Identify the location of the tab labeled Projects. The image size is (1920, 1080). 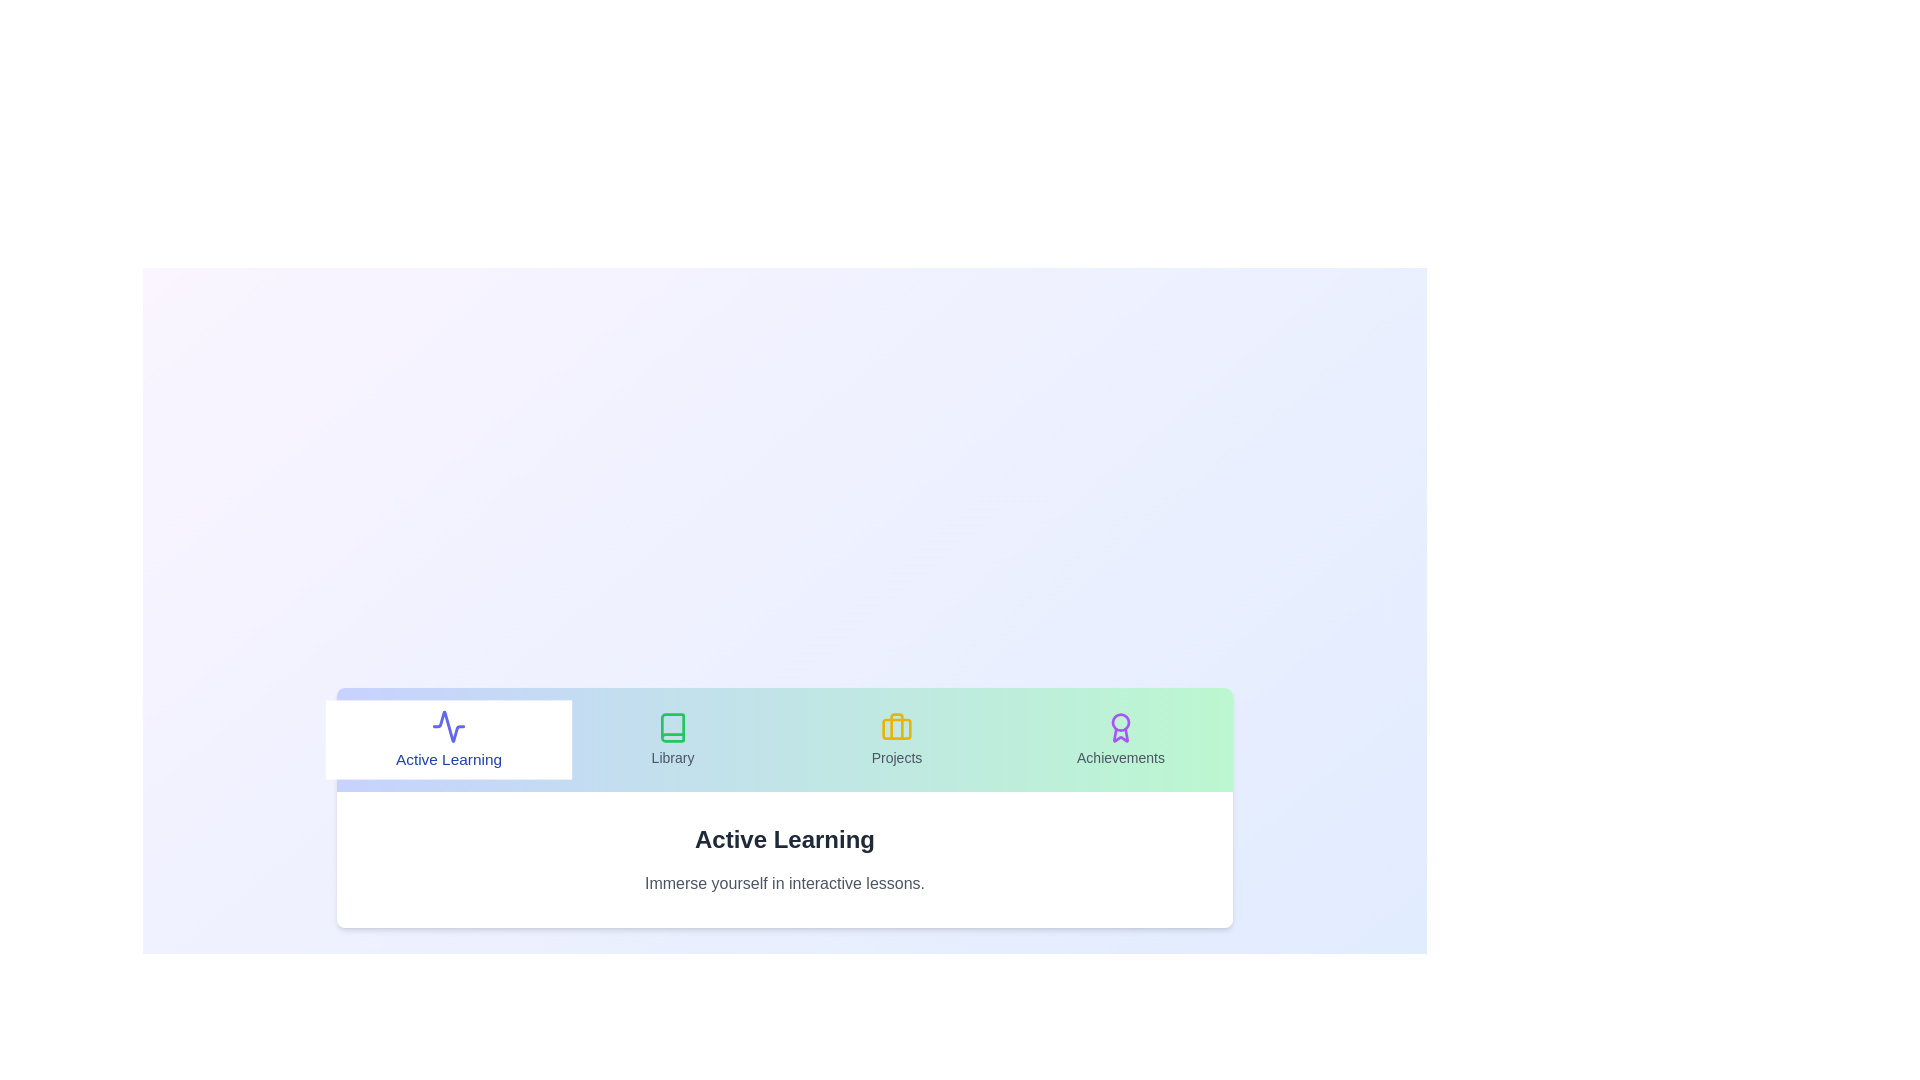
(896, 740).